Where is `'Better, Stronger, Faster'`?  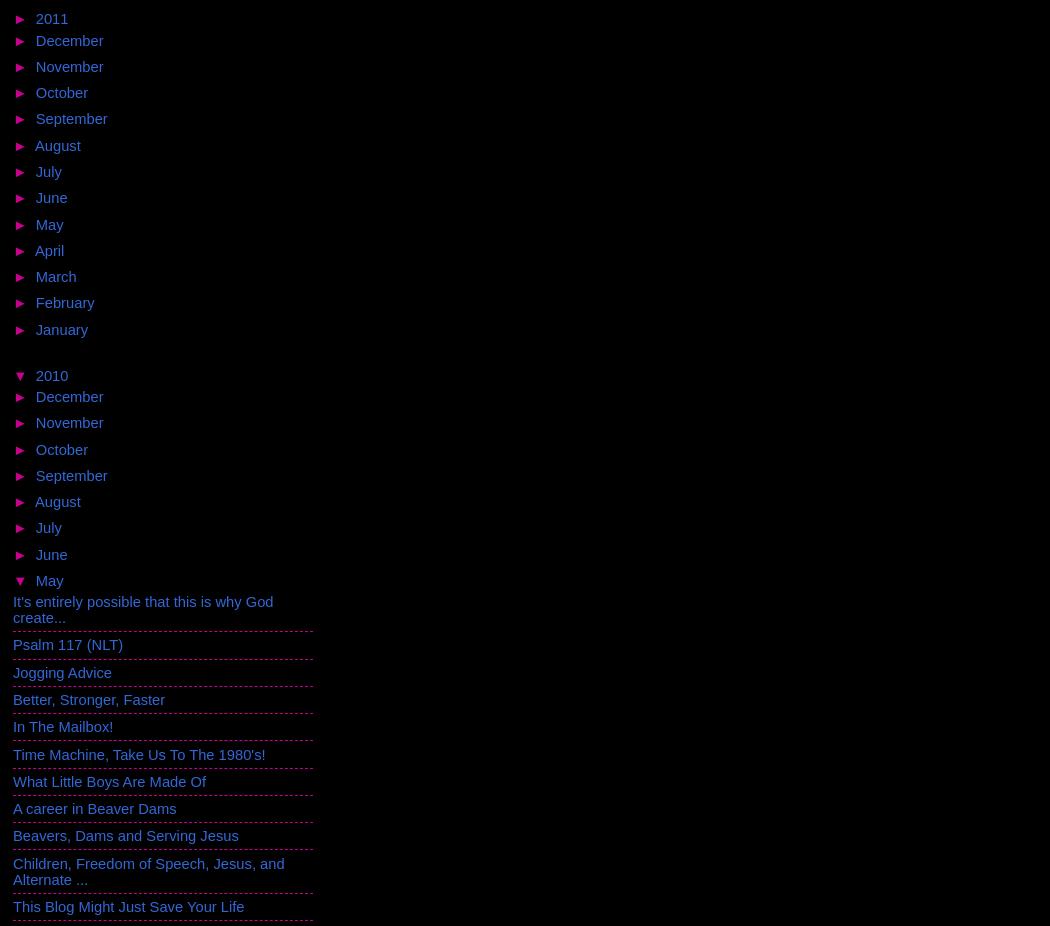 'Better, Stronger, Faster' is located at coordinates (89, 699).